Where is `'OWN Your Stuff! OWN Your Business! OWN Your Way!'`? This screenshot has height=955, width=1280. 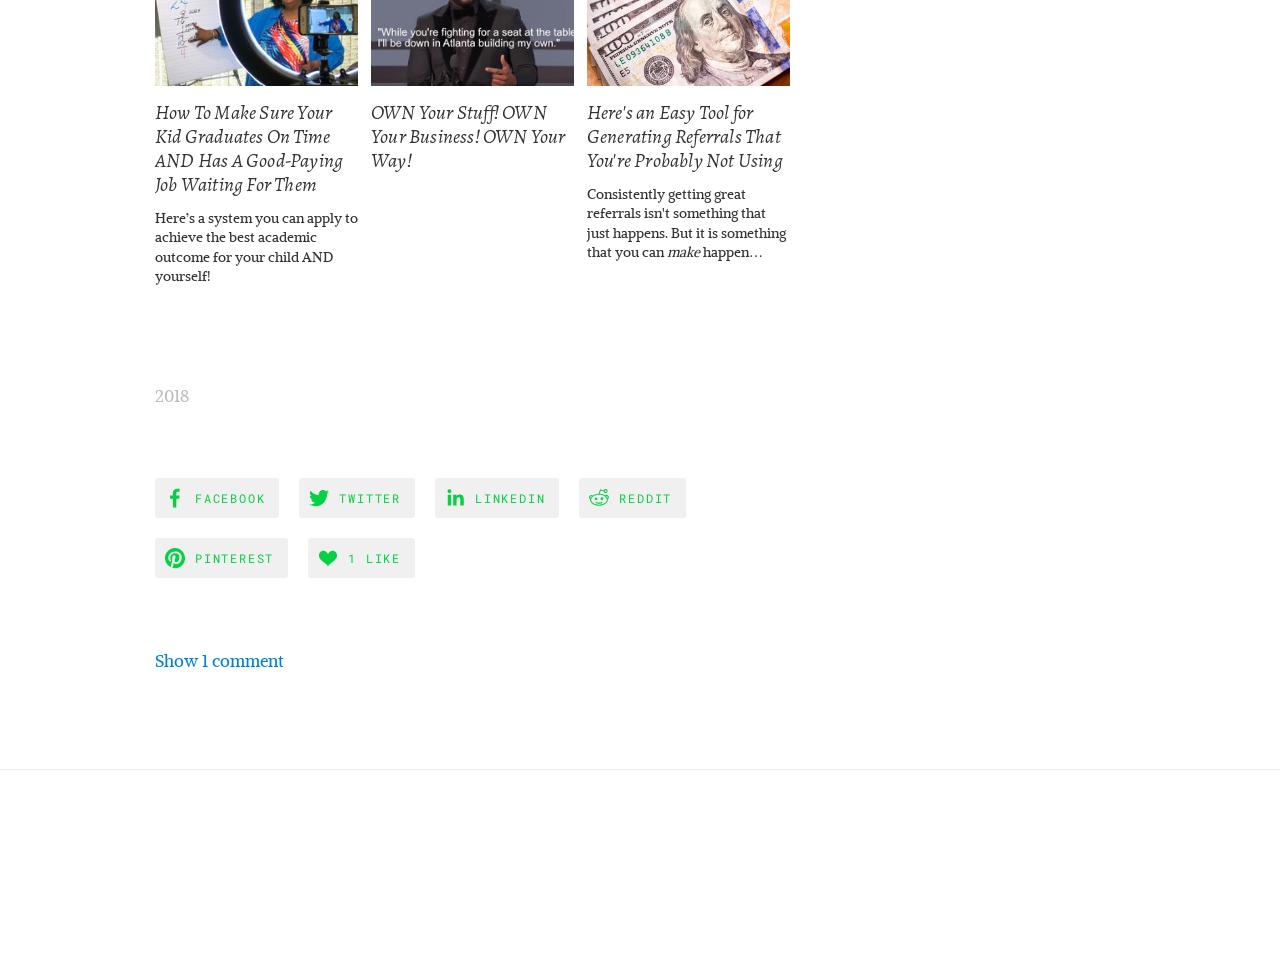 'OWN Your Stuff! OWN Your Business! OWN Your Way!' is located at coordinates (370, 136).